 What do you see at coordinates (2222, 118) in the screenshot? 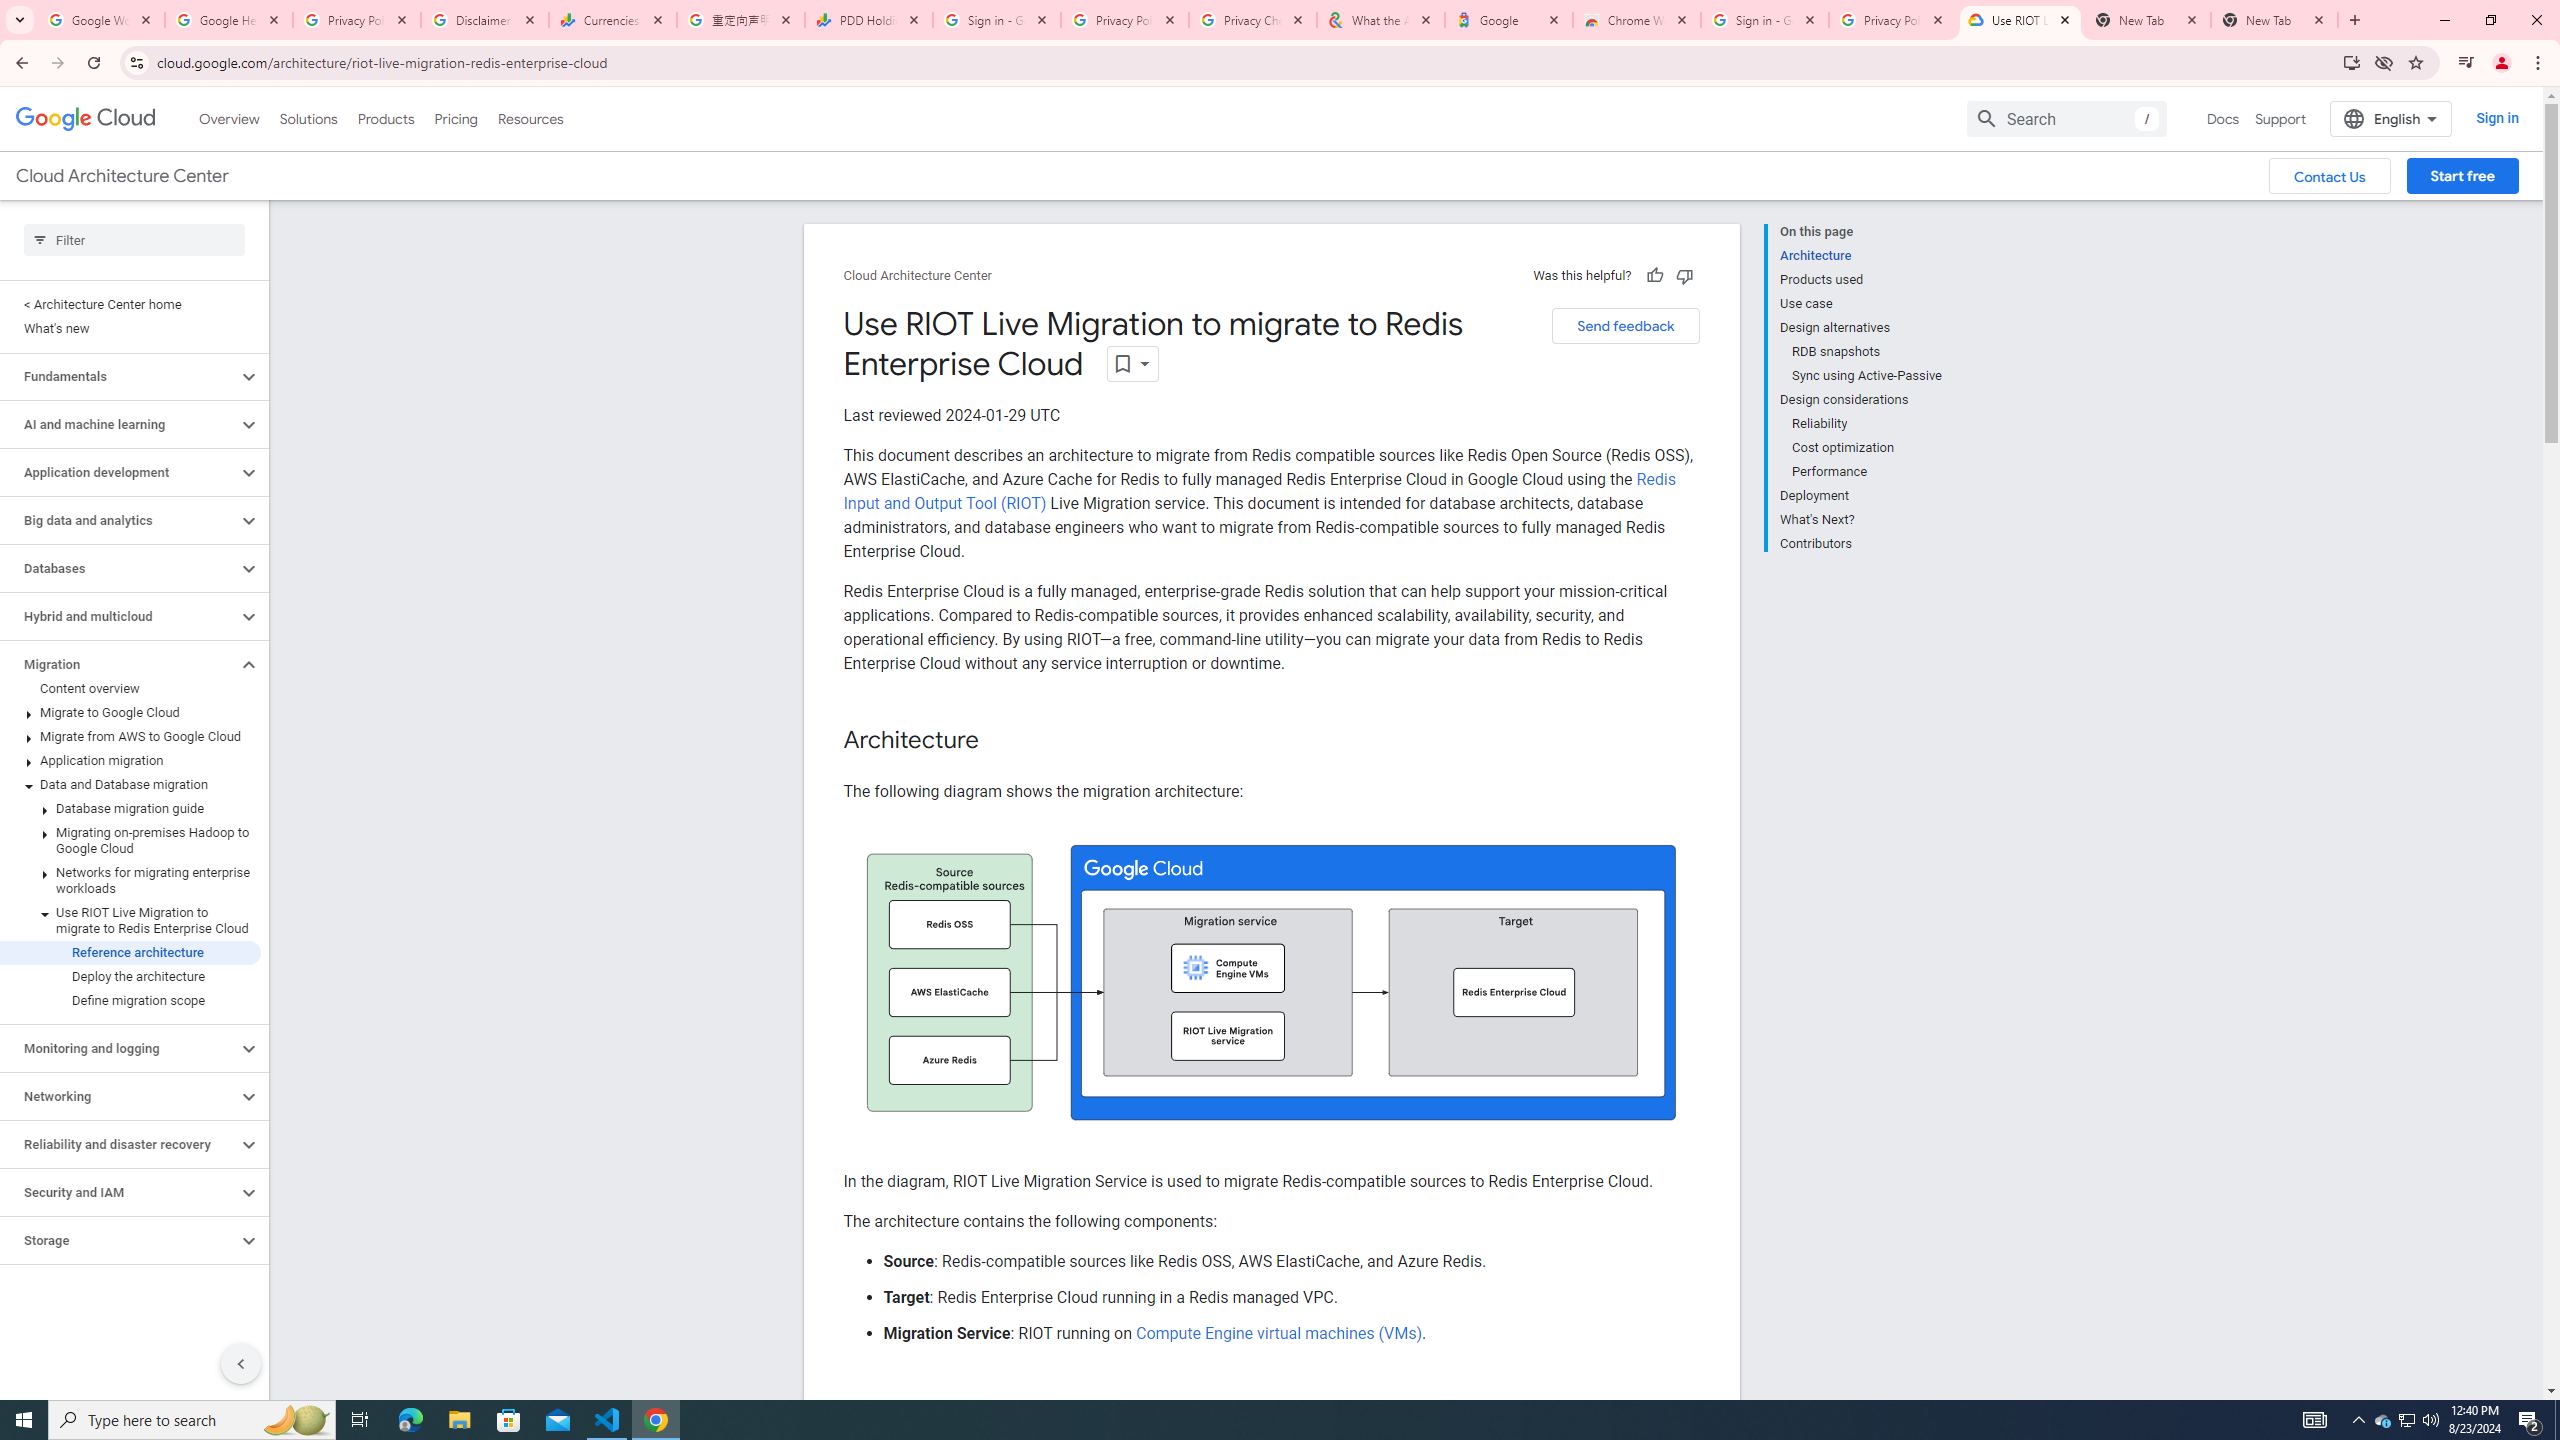
I see `'Docs, selected'` at bounding box center [2222, 118].